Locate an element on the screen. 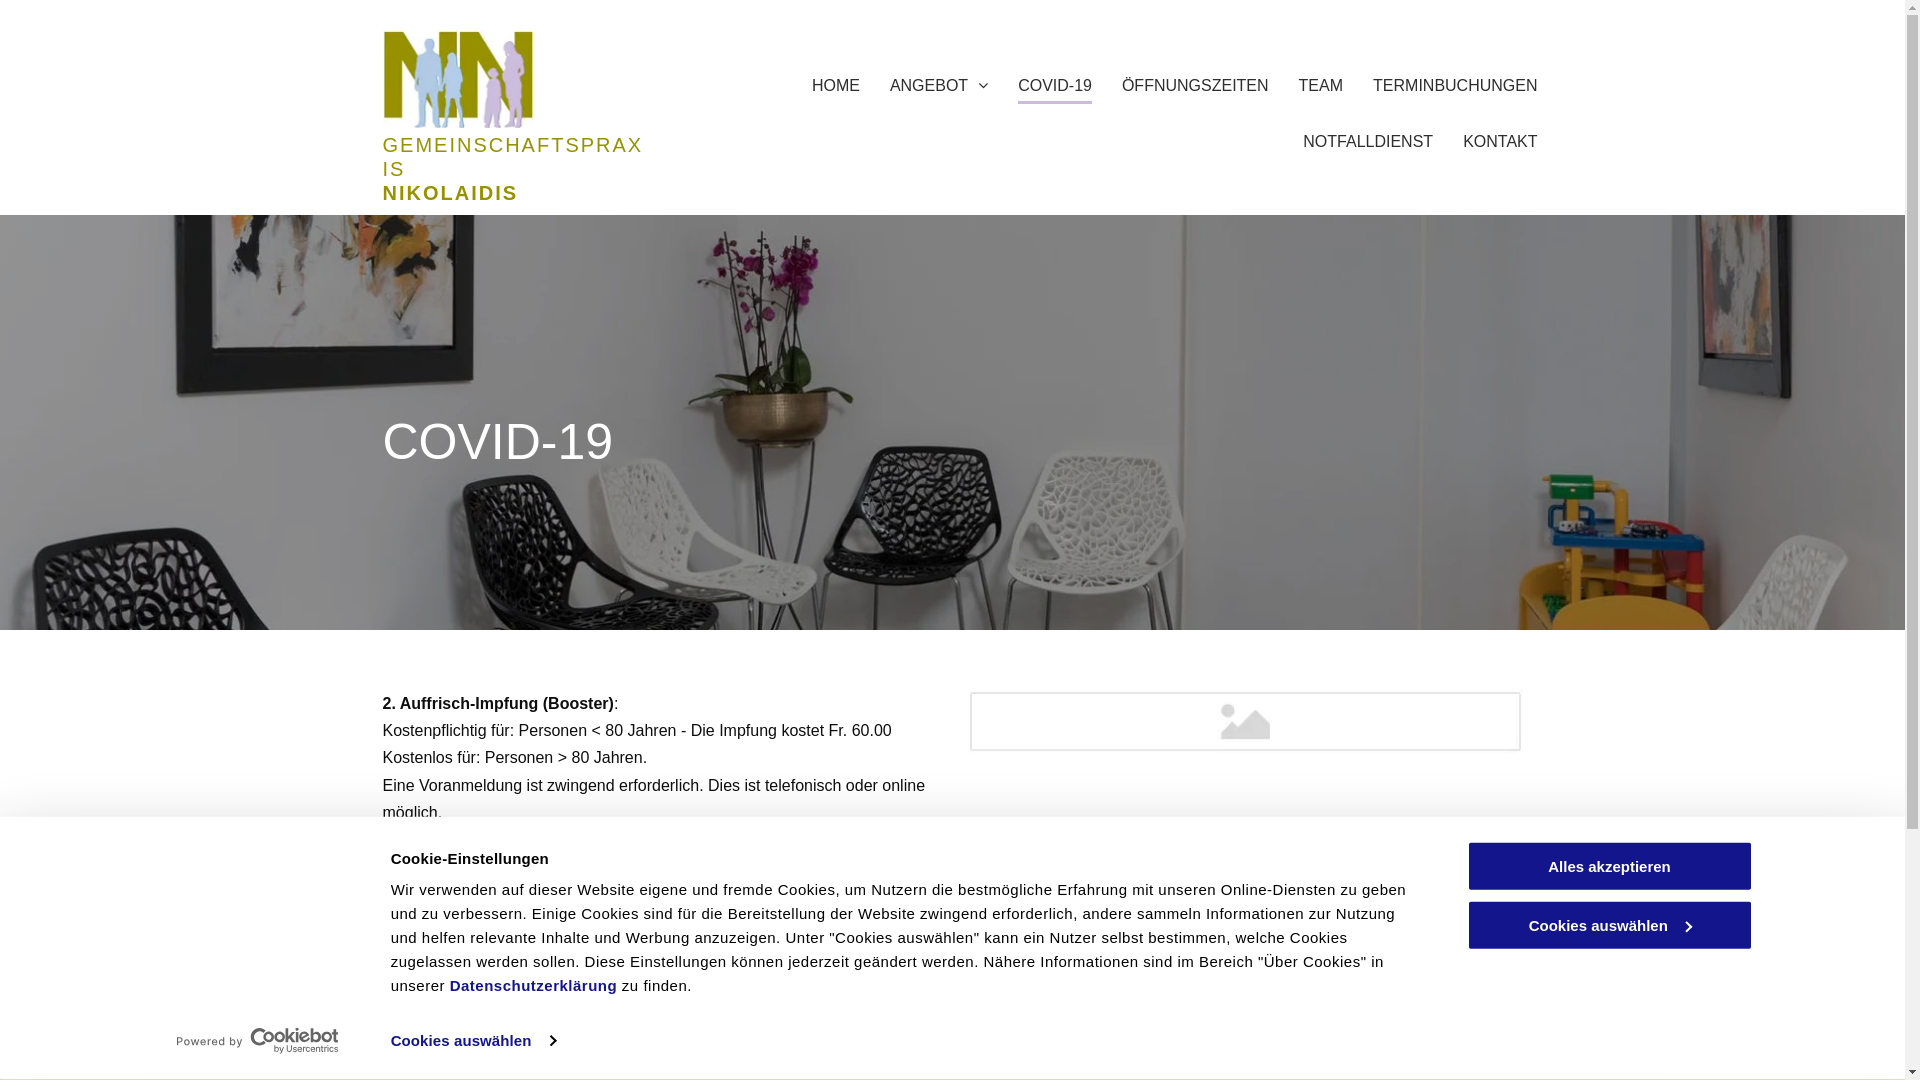 The width and height of the screenshot is (1920, 1080). 'ANGEBOT' is located at coordinates (888, 80).